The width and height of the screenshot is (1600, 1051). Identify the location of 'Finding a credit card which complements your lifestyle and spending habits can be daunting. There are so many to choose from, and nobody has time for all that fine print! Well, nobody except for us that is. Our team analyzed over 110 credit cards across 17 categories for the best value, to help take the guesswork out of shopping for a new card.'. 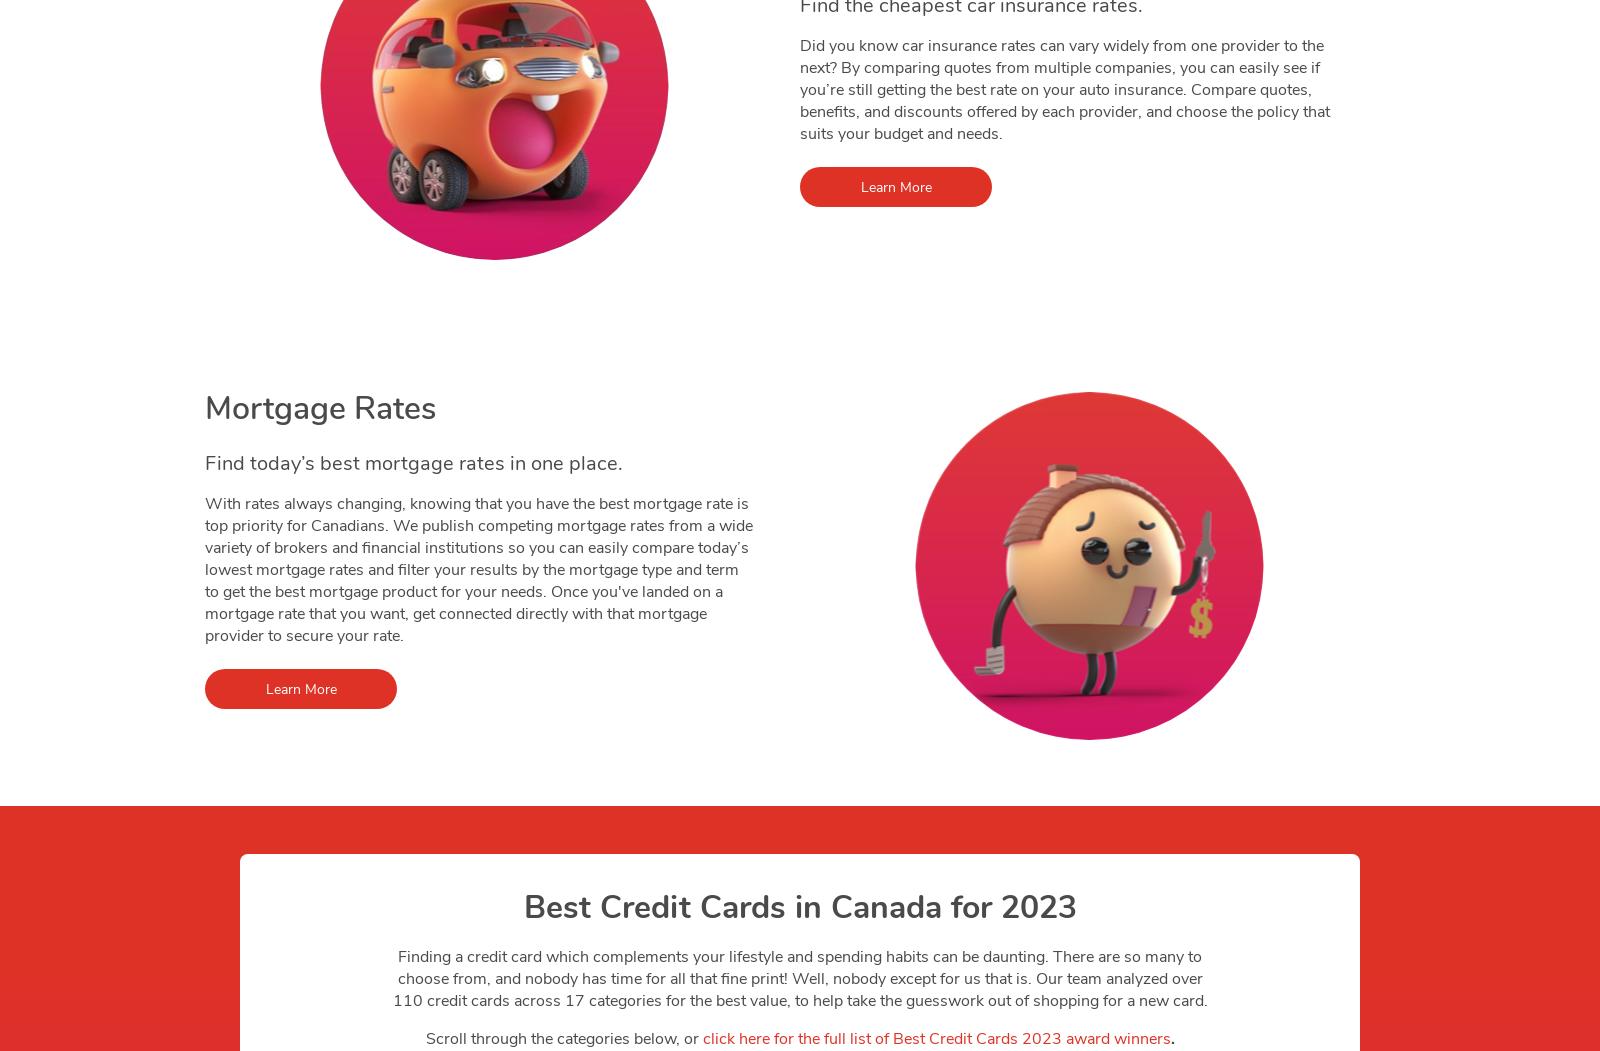
(799, 979).